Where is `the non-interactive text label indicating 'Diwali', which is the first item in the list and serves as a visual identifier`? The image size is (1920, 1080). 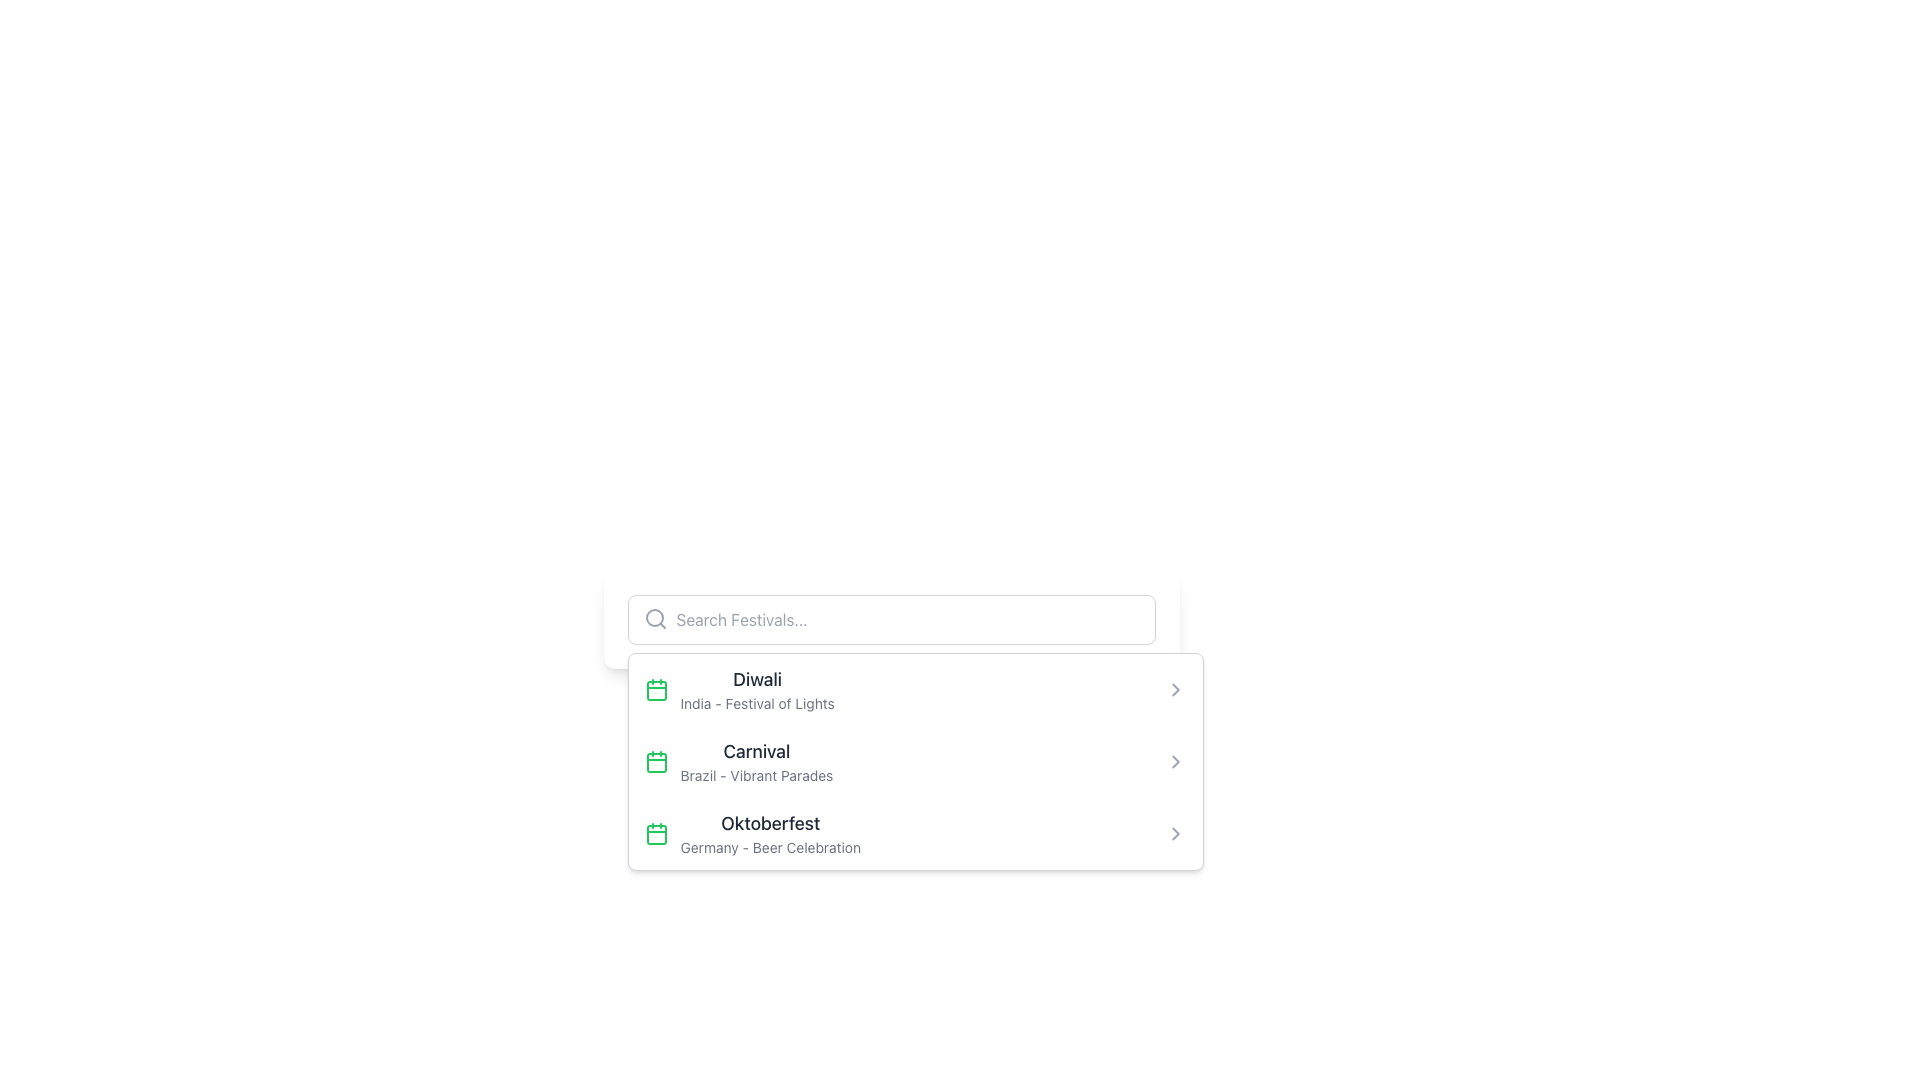 the non-interactive text label indicating 'Diwali', which is the first item in the list and serves as a visual identifier is located at coordinates (756, 678).